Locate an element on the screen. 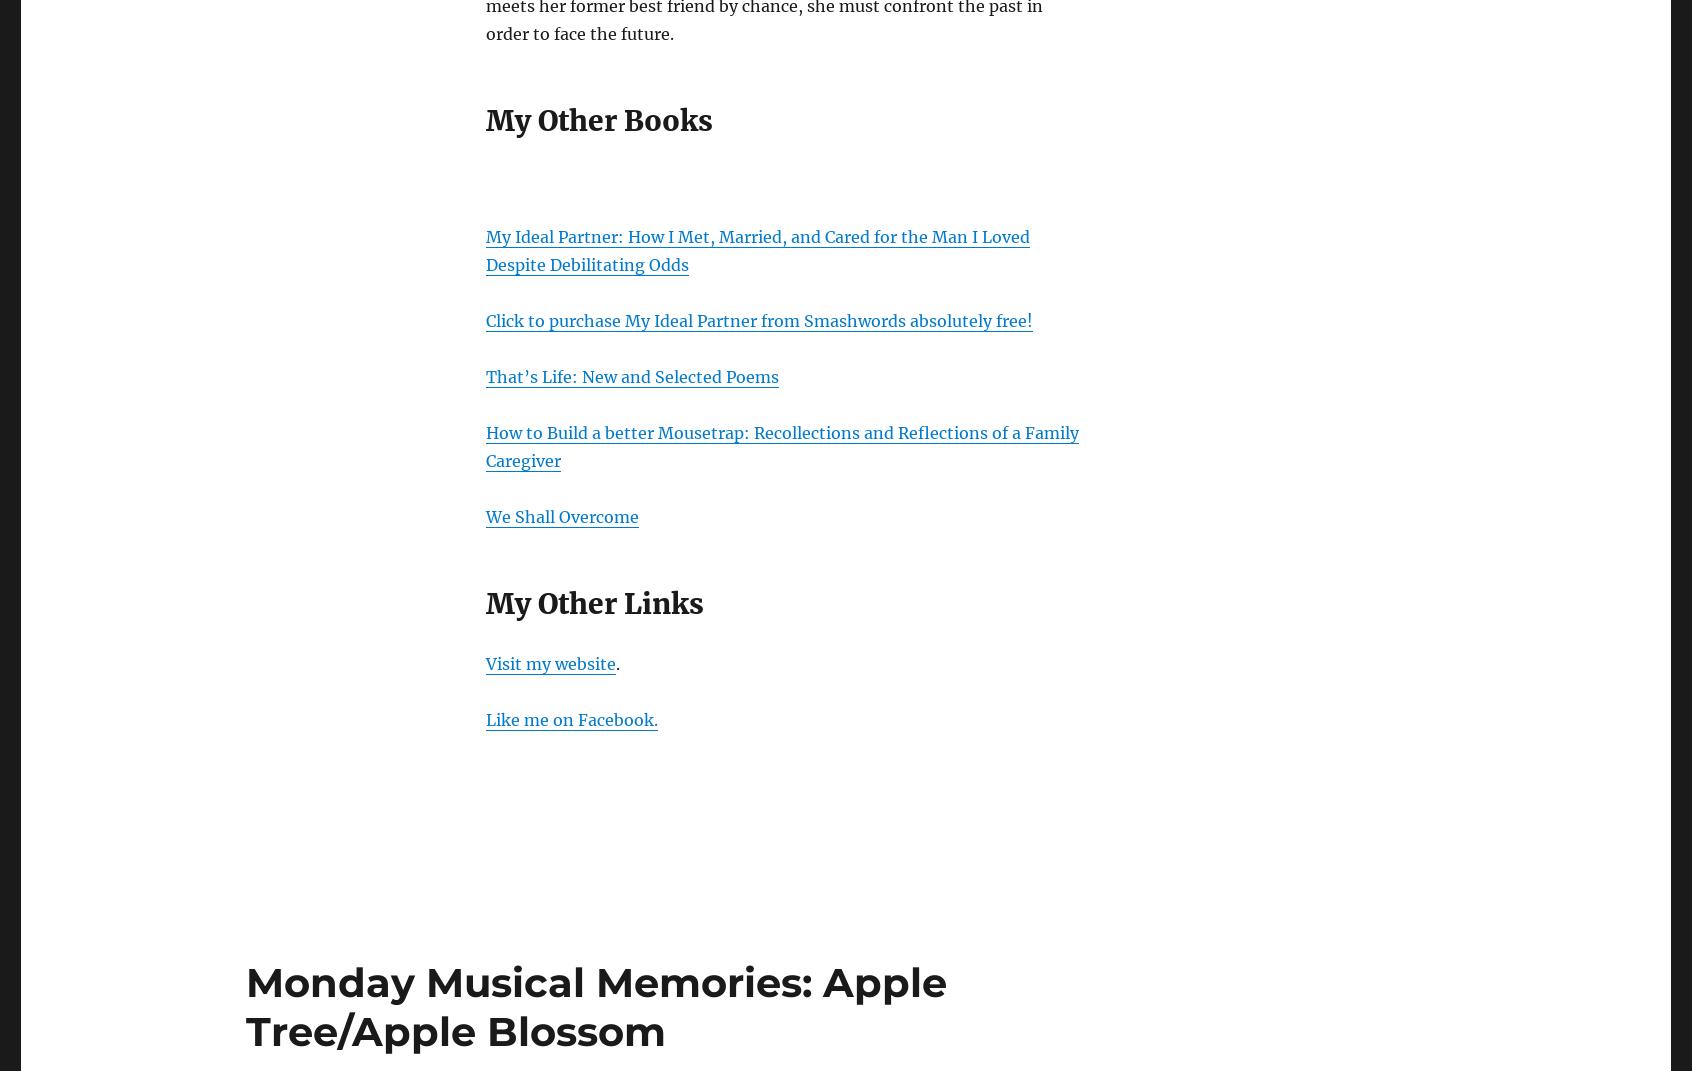  'Click to purchase My Ideal Partner from Smashwords absolutely free!' is located at coordinates (758, 319).